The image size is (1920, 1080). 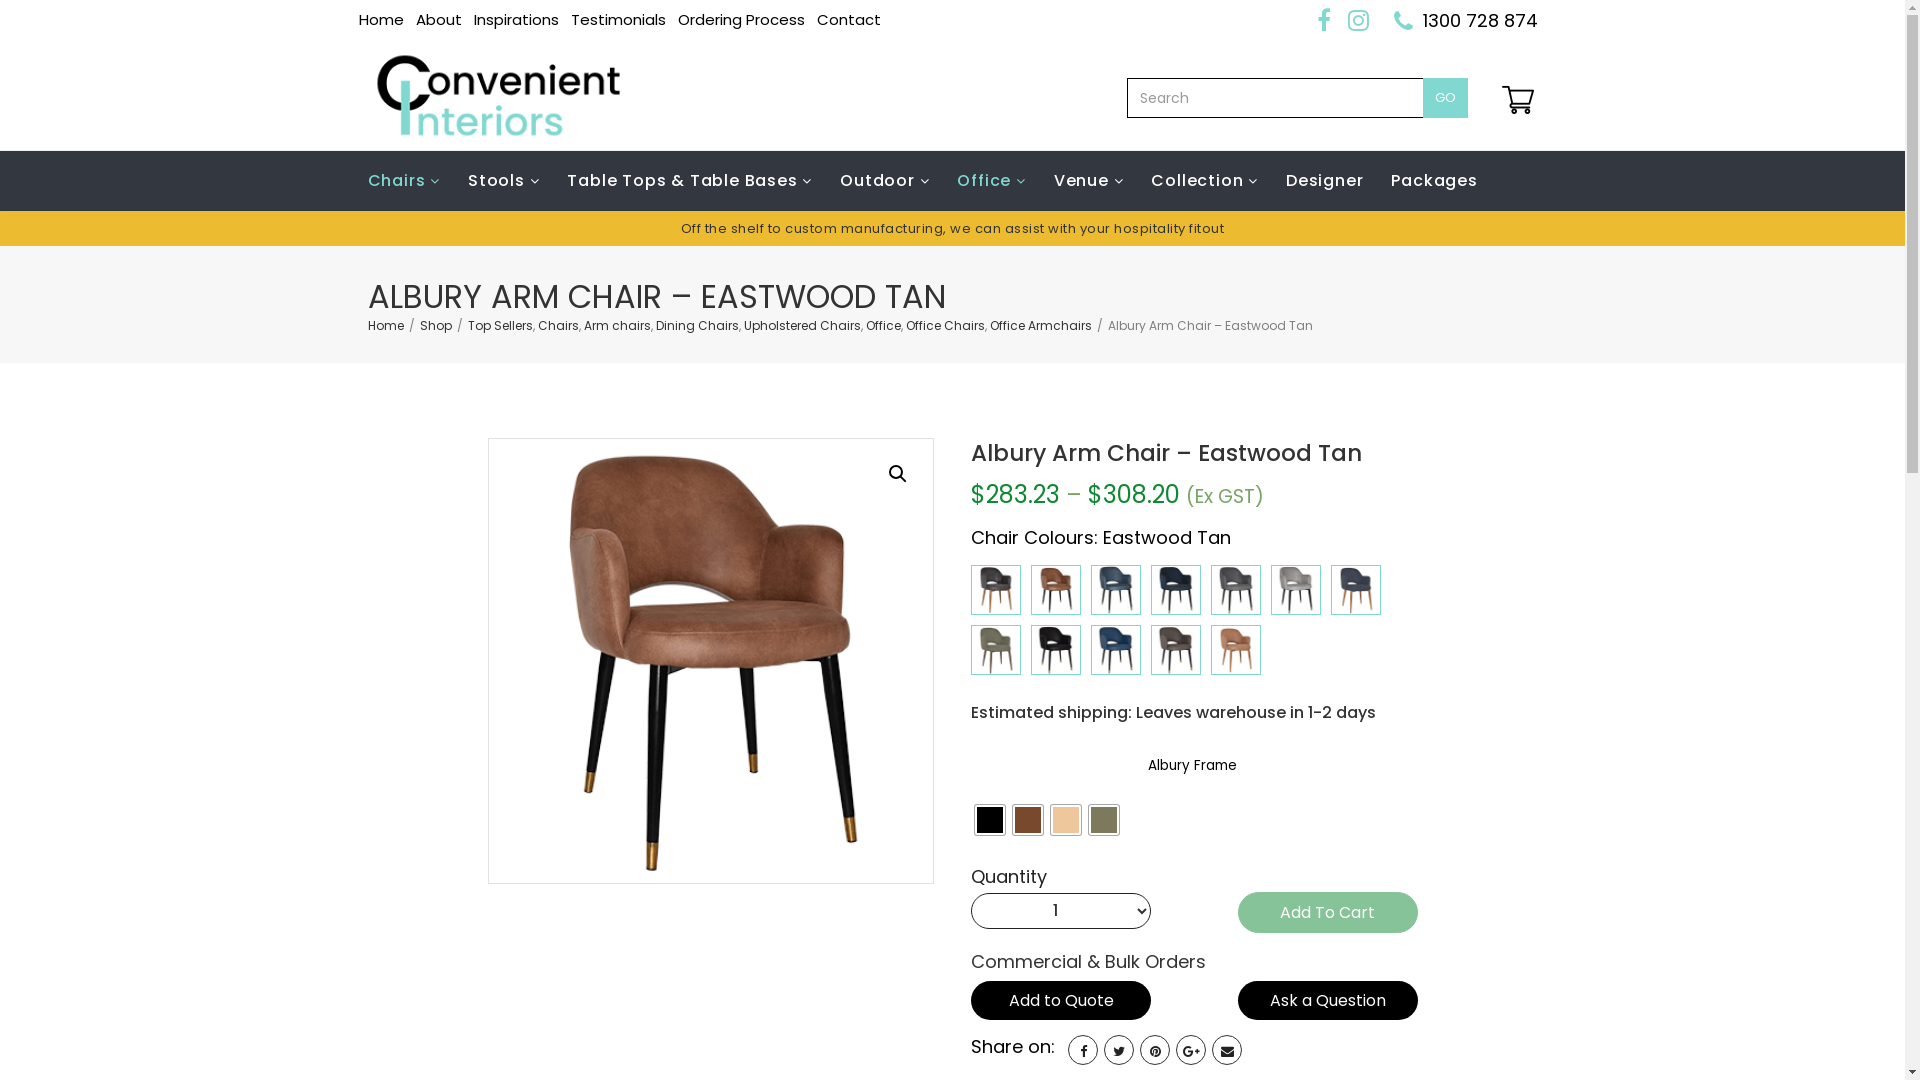 What do you see at coordinates (380, 19) in the screenshot?
I see `'Home'` at bounding box center [380, 19].